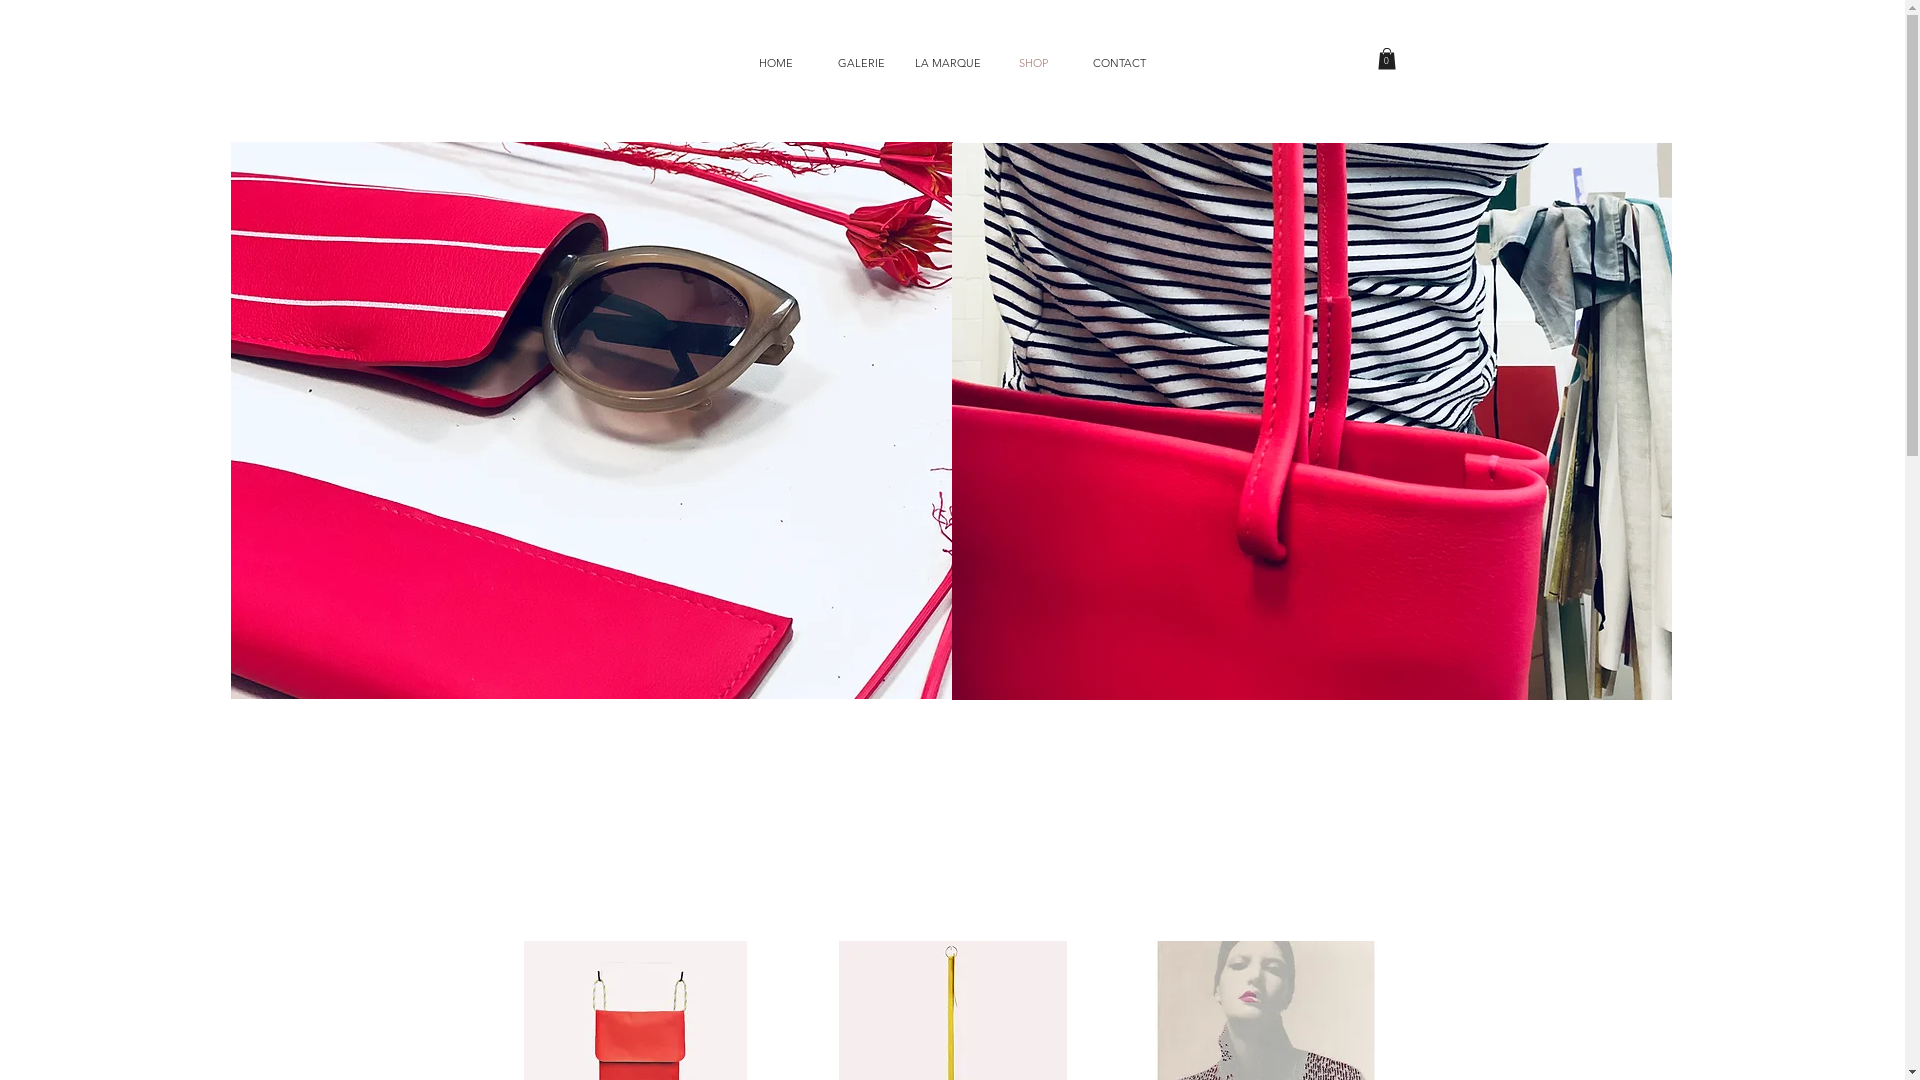 This screenshot has width=1920, height=1080. I want to click on 'HOME', so click(773, 61).